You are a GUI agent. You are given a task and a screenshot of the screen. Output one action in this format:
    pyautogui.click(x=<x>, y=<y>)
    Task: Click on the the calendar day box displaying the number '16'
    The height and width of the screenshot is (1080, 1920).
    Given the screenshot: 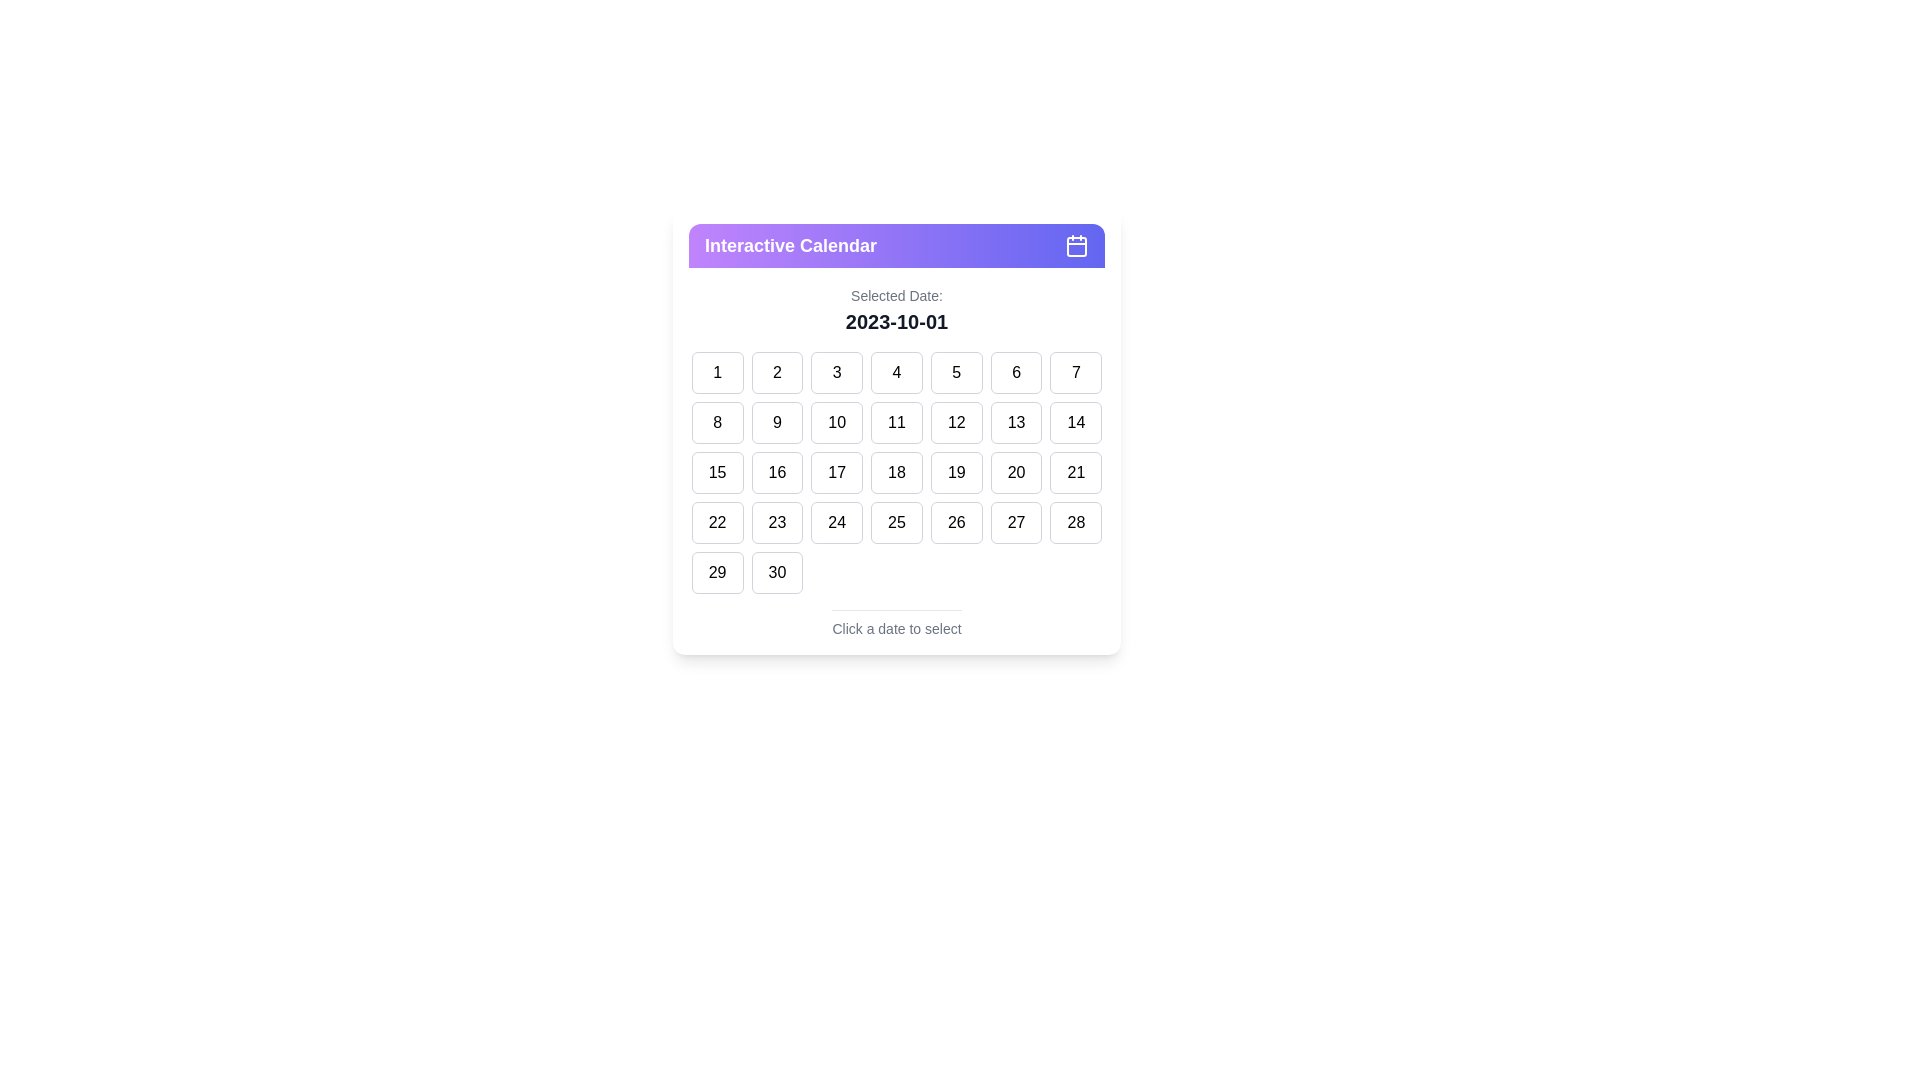 What is the action you would take?
    pyautogui.click(x=776, y=473)
    